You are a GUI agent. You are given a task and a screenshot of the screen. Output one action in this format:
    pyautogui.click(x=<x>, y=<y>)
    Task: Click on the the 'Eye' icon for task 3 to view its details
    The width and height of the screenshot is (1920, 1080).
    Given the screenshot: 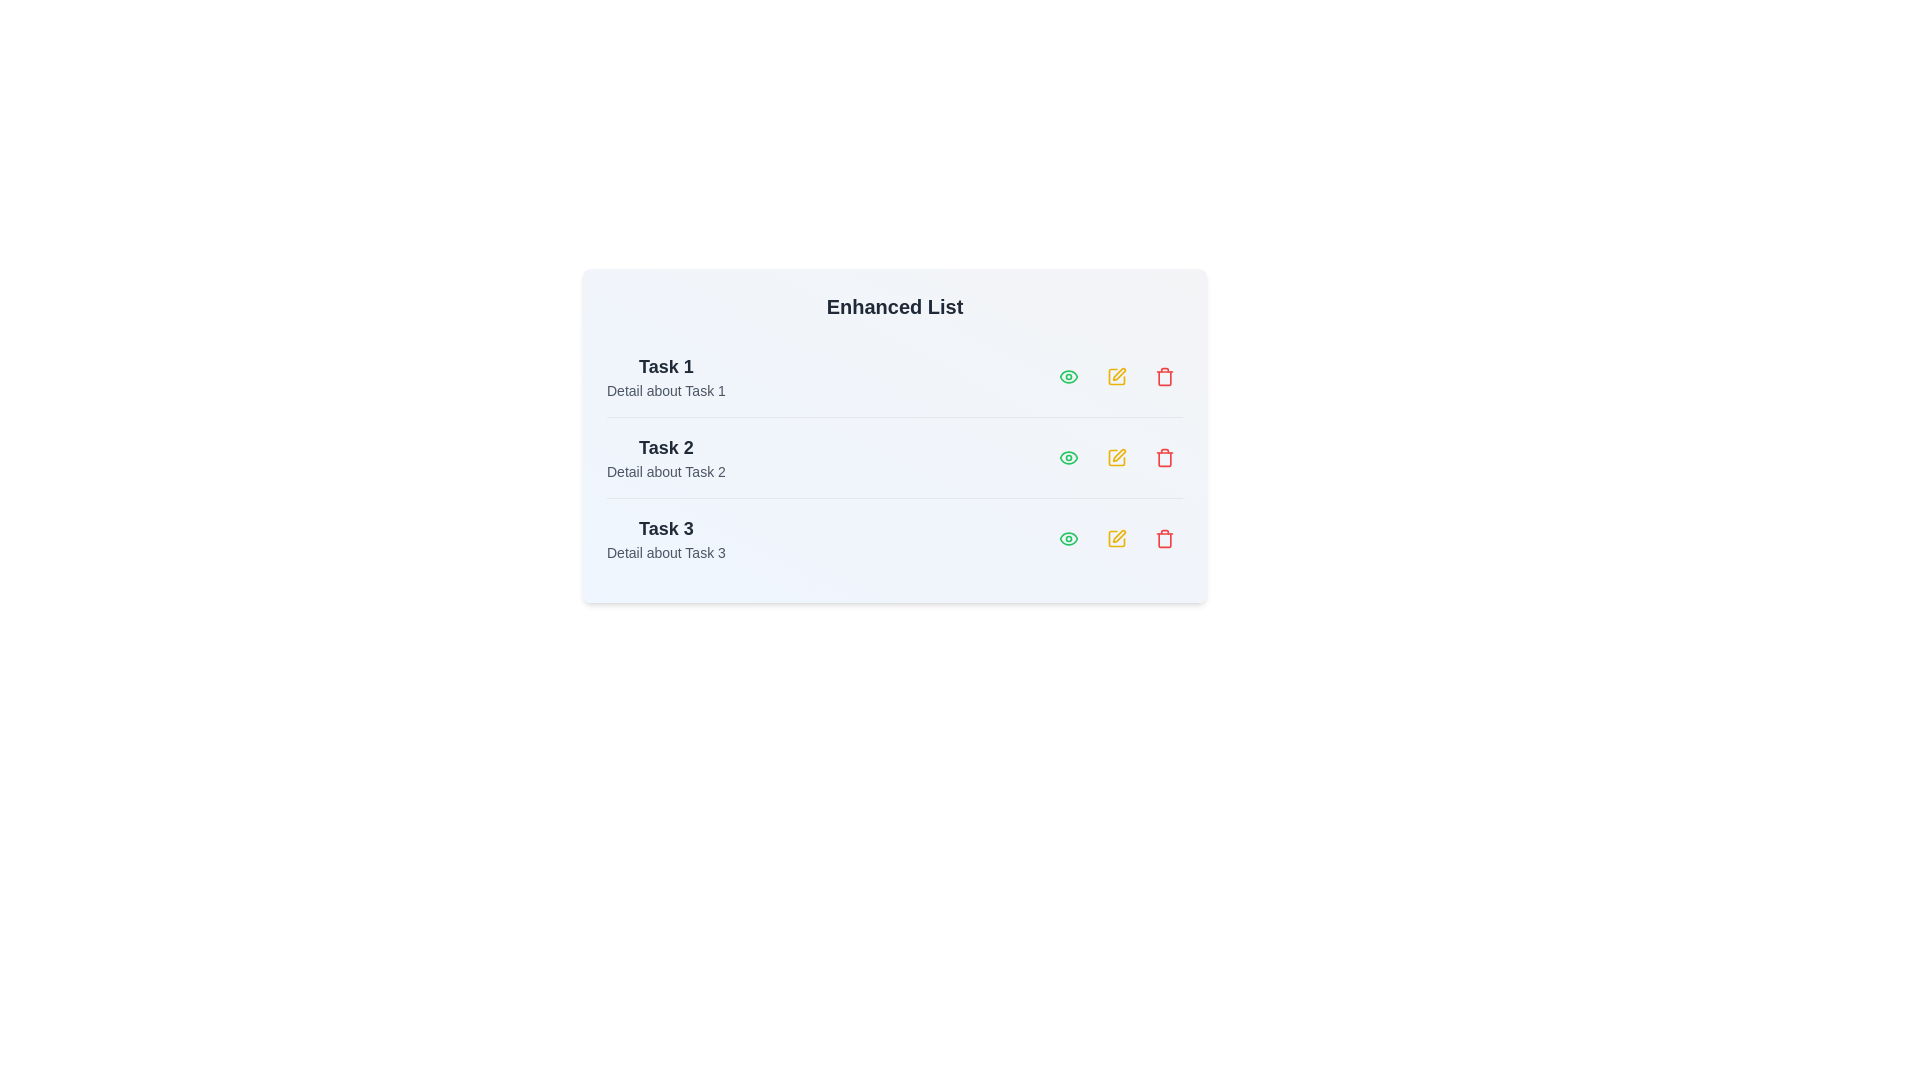 What is the action you would take?
    pyautogui.click(x=1068, y=538)
    